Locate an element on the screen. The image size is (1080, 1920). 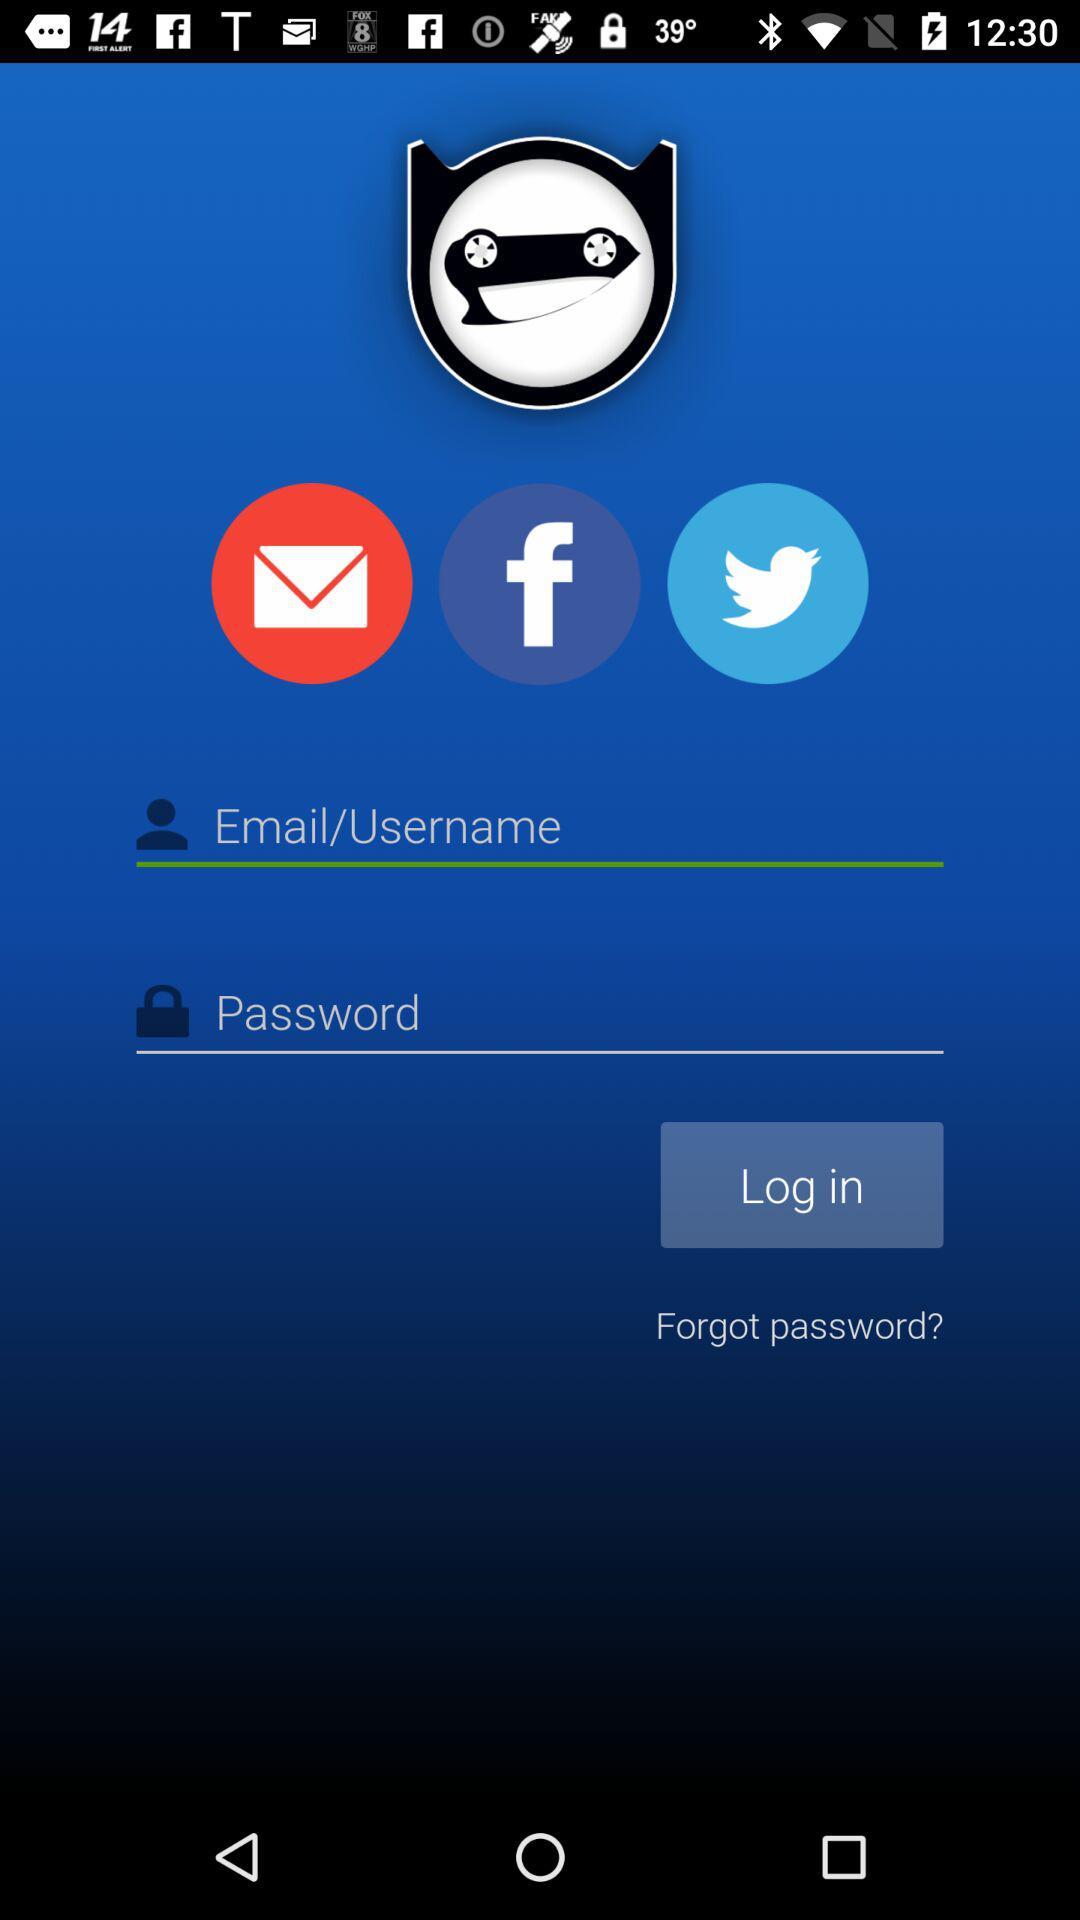
the facebook icon is located at coordinates (540, 583).